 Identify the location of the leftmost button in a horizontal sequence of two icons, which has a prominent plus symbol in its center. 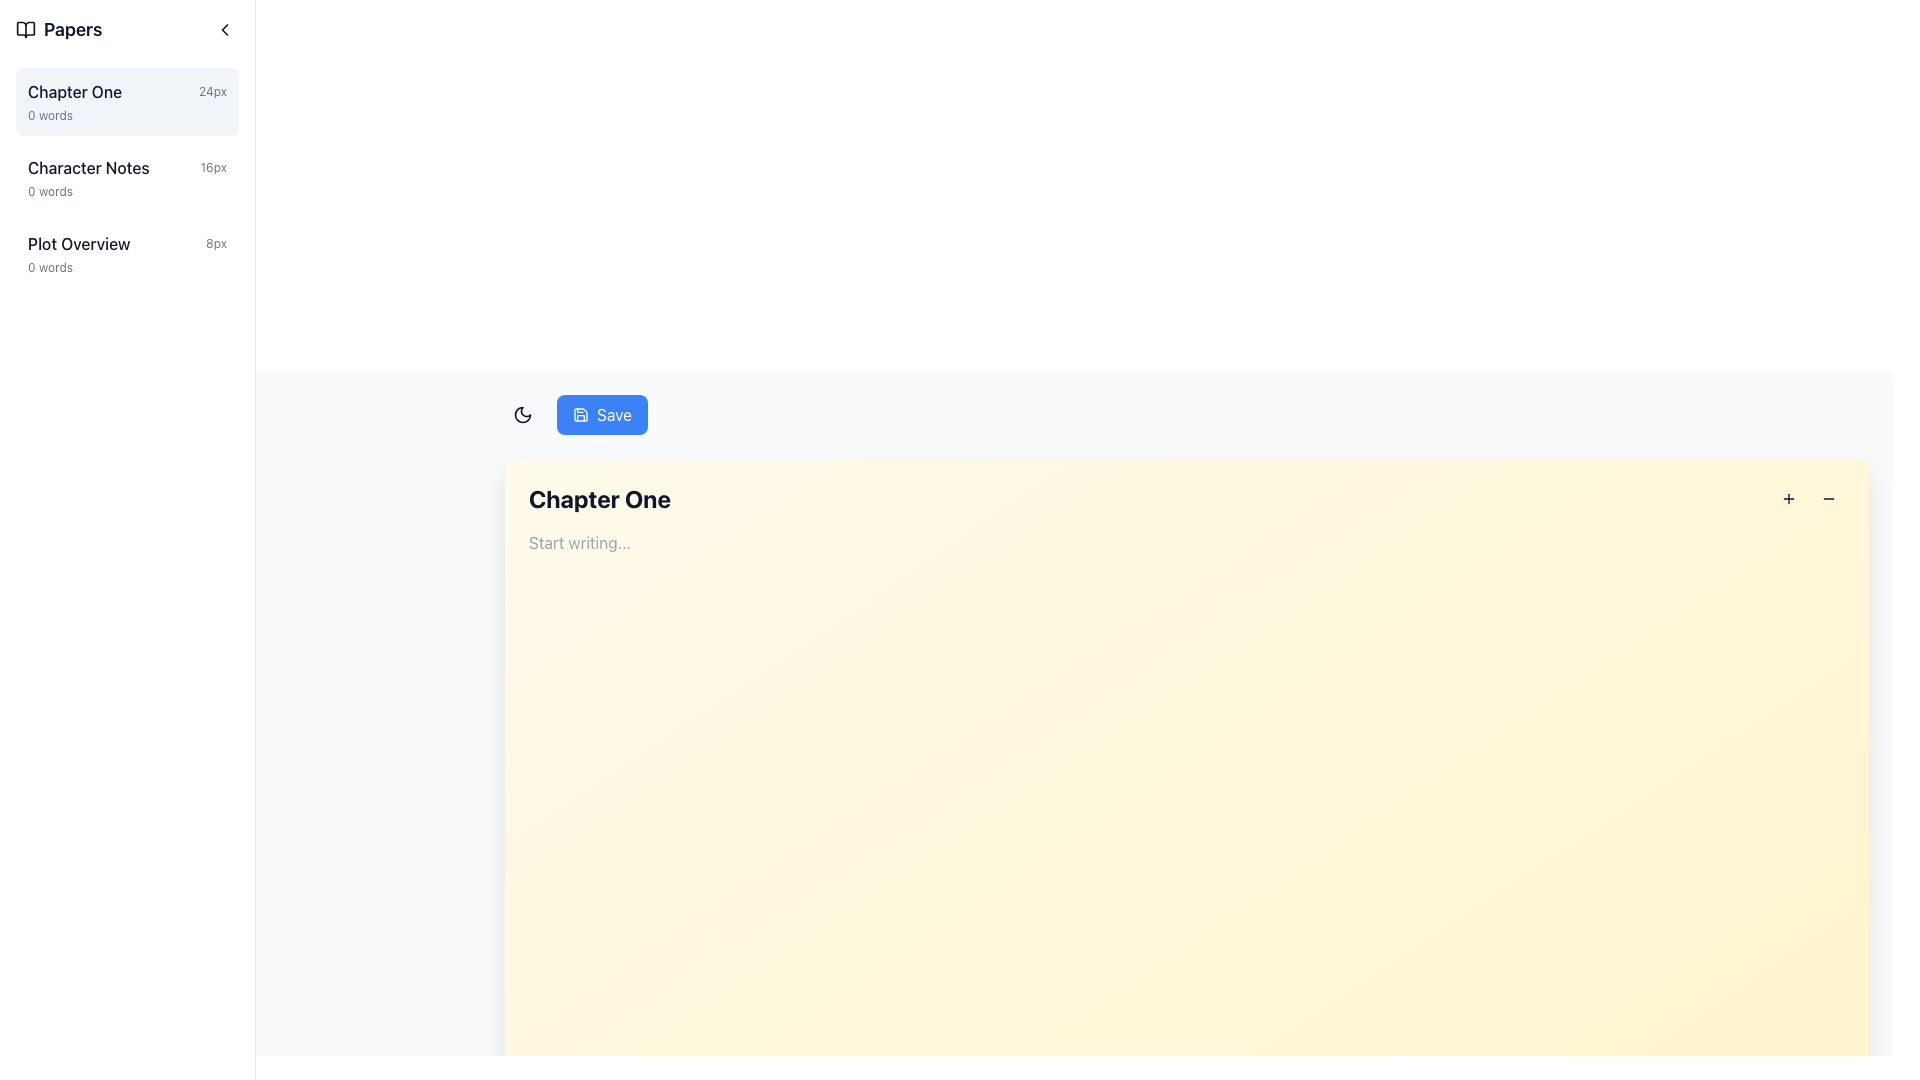
(1789, 497).